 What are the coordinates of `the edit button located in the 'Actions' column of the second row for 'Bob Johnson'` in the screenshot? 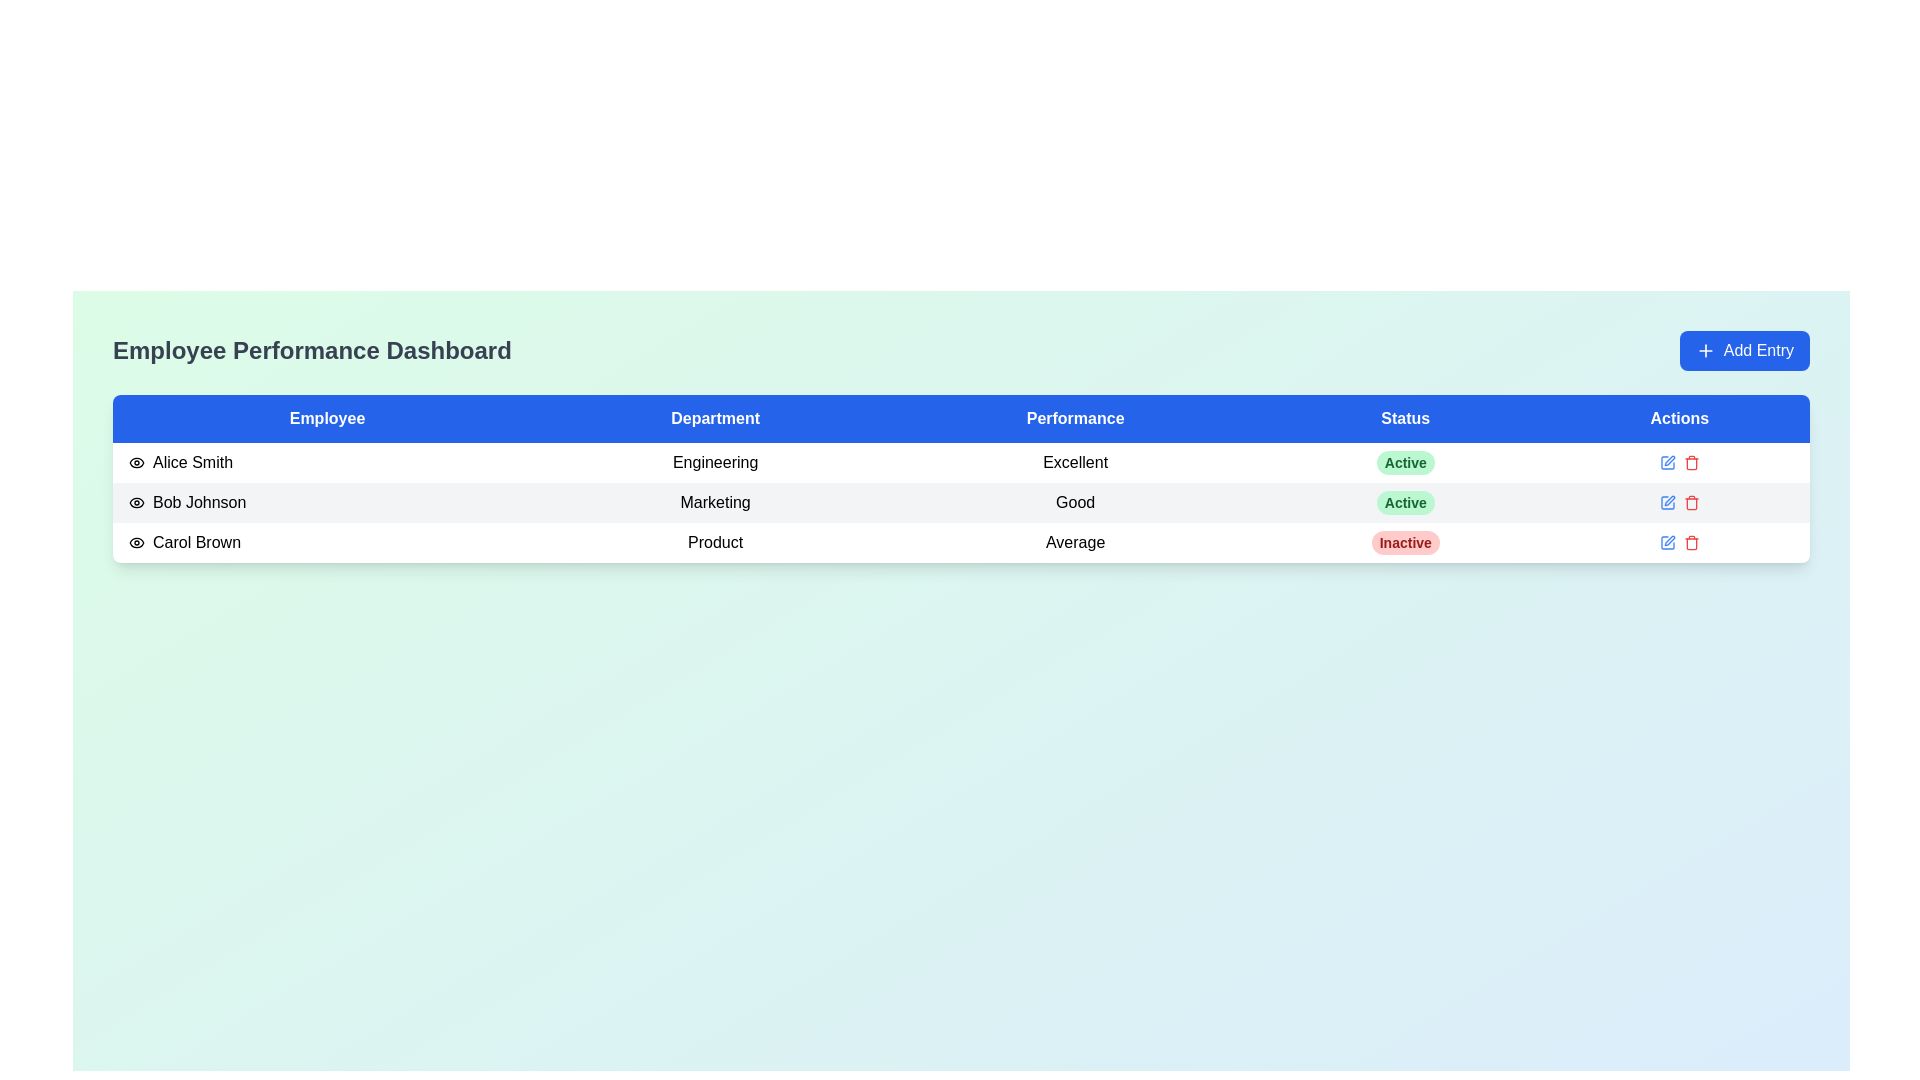 It's located at (1667, 462).